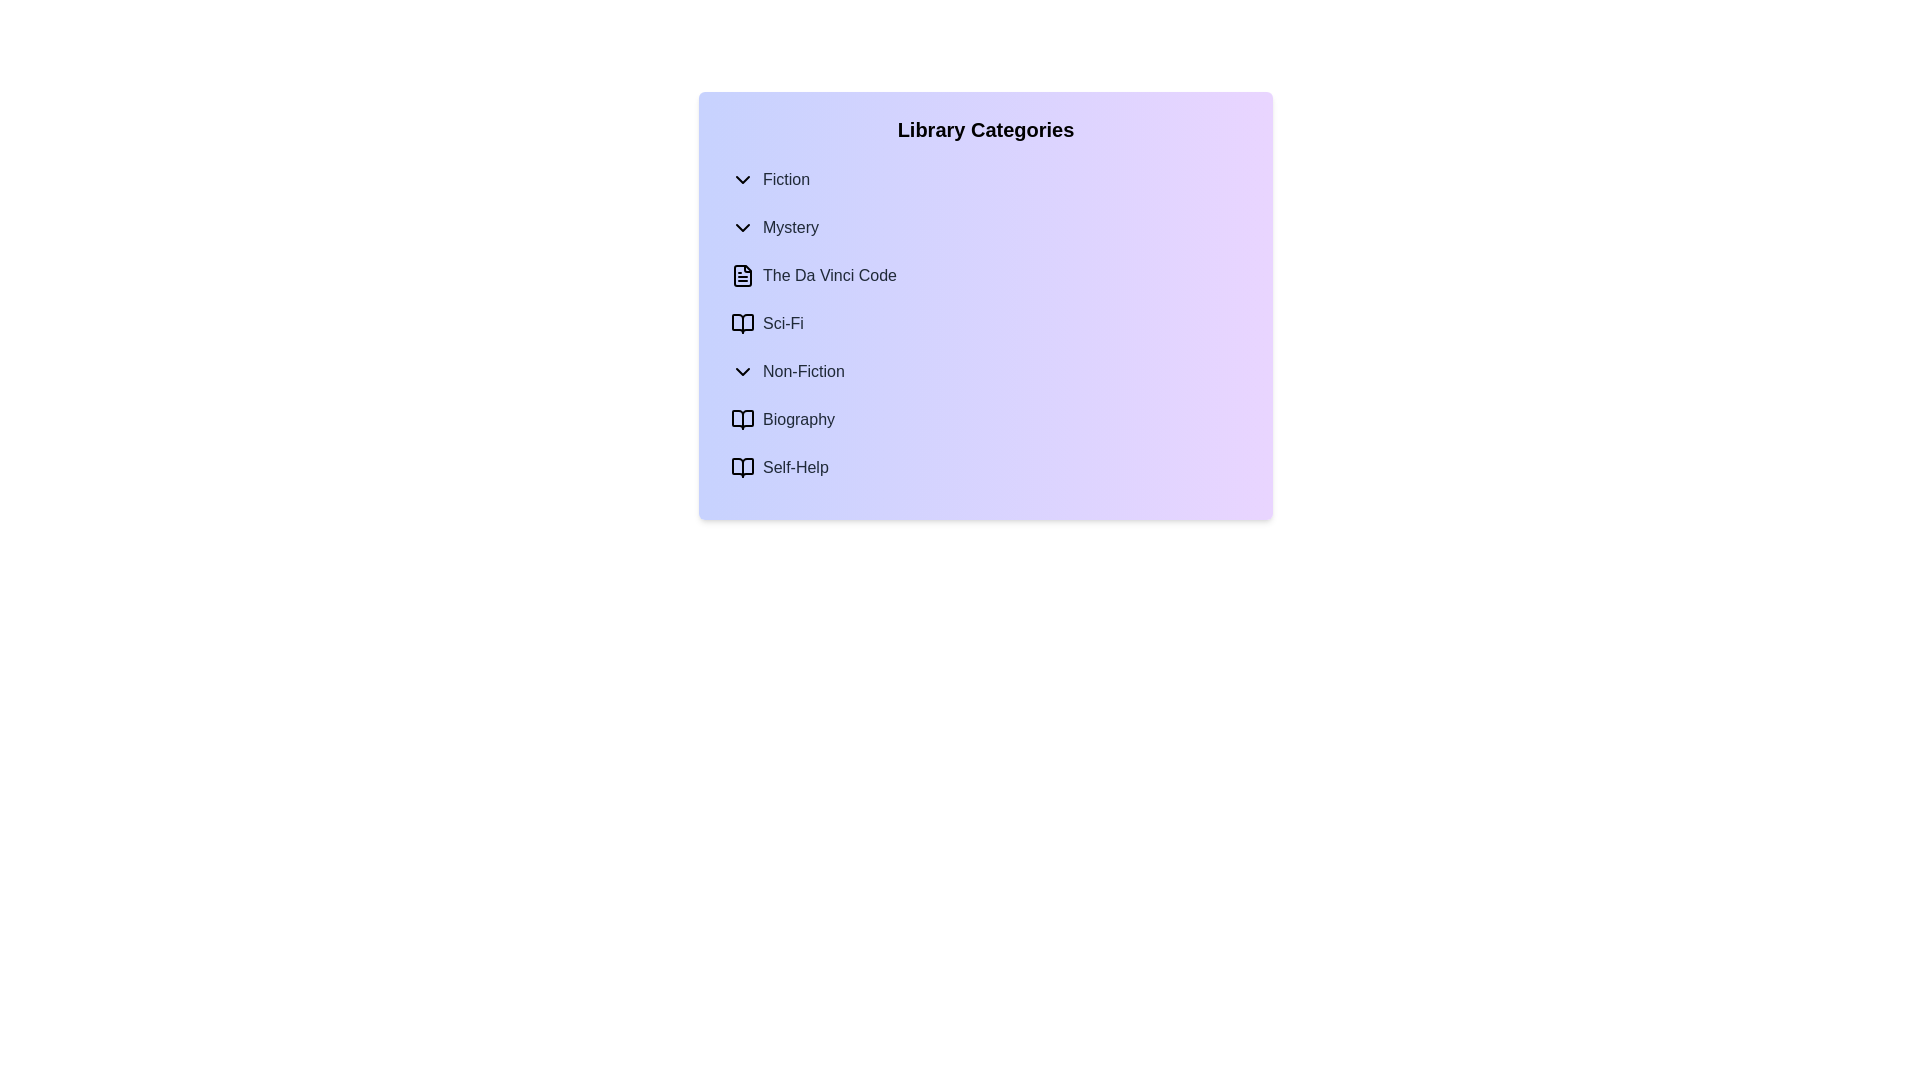 Image resolution: width=1920 pixels, height=1080 pixels. What do you see at coordinates (742, 276) in the screenshot?
I see `the document icon representing 'The Da Vinci Code' in the 'Library Categories' menu` at bounding box center [742, 276].